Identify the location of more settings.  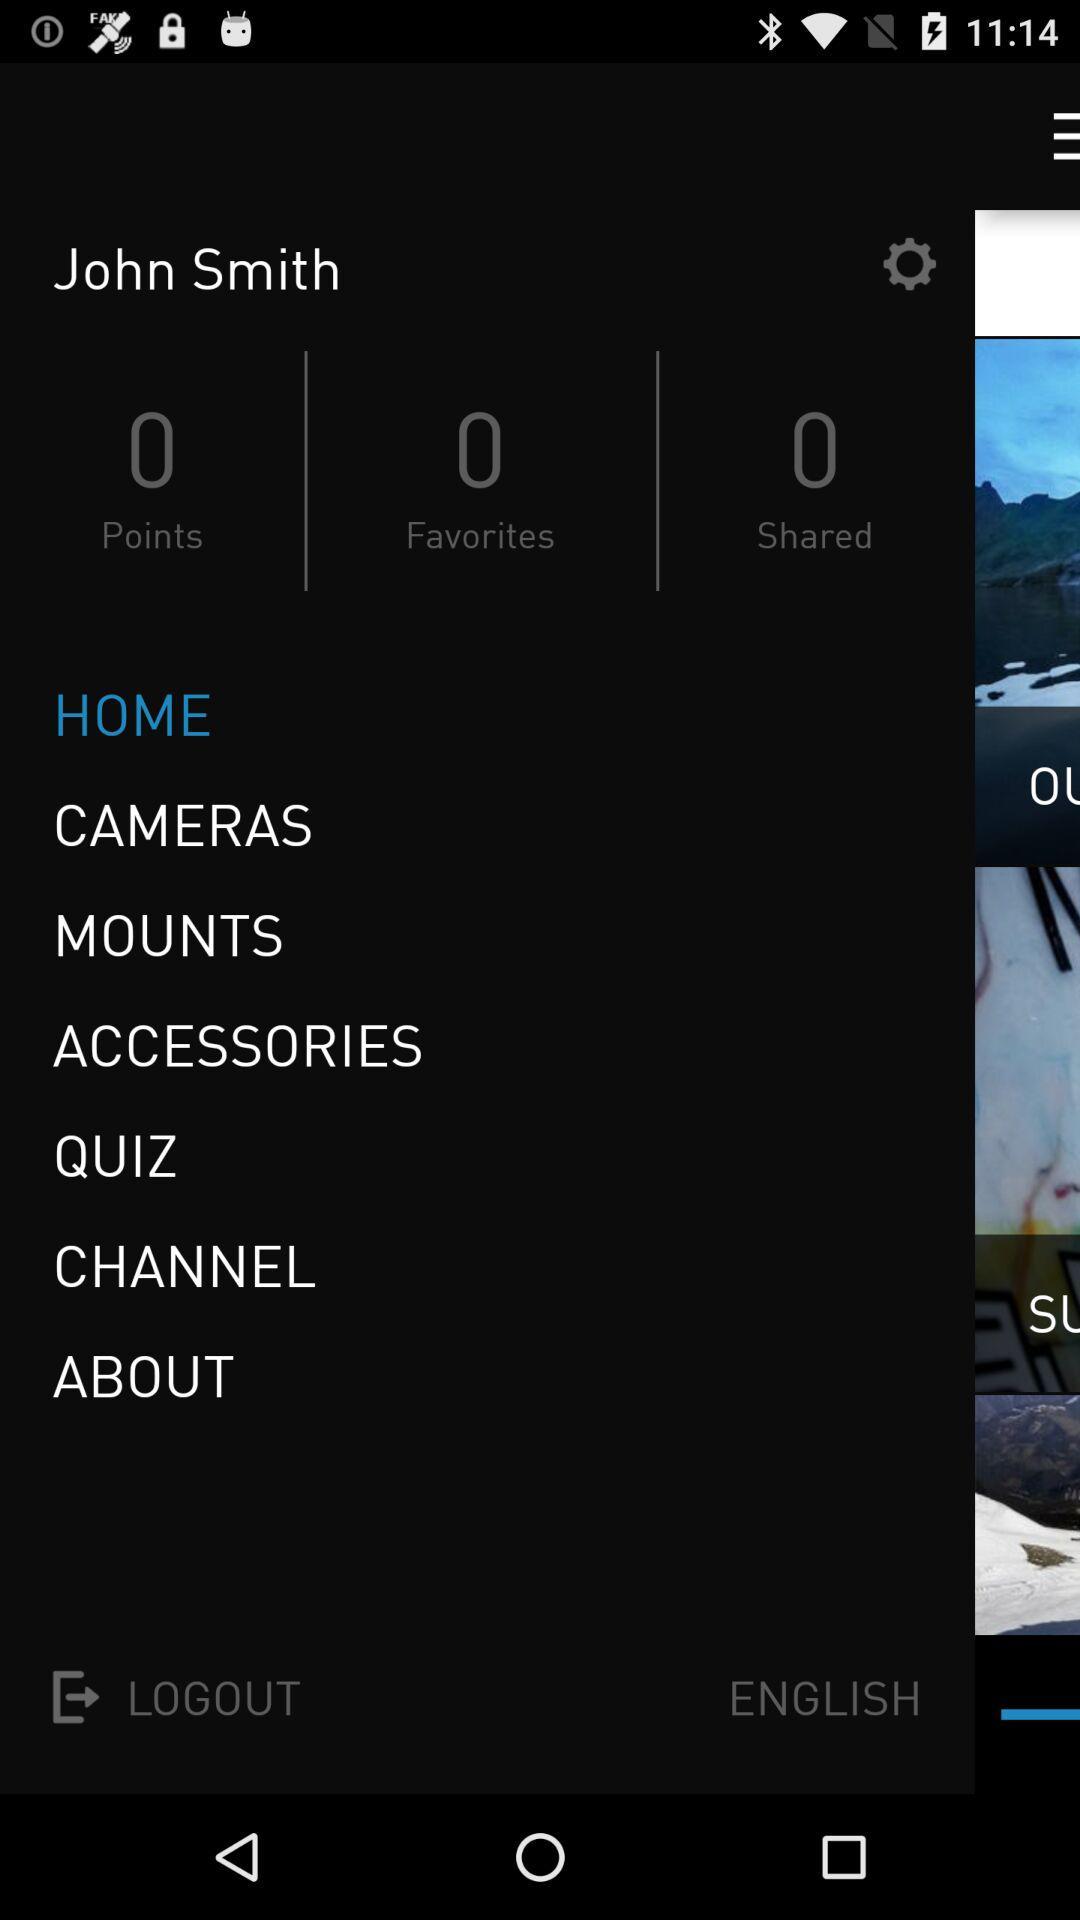
(1047, 135).